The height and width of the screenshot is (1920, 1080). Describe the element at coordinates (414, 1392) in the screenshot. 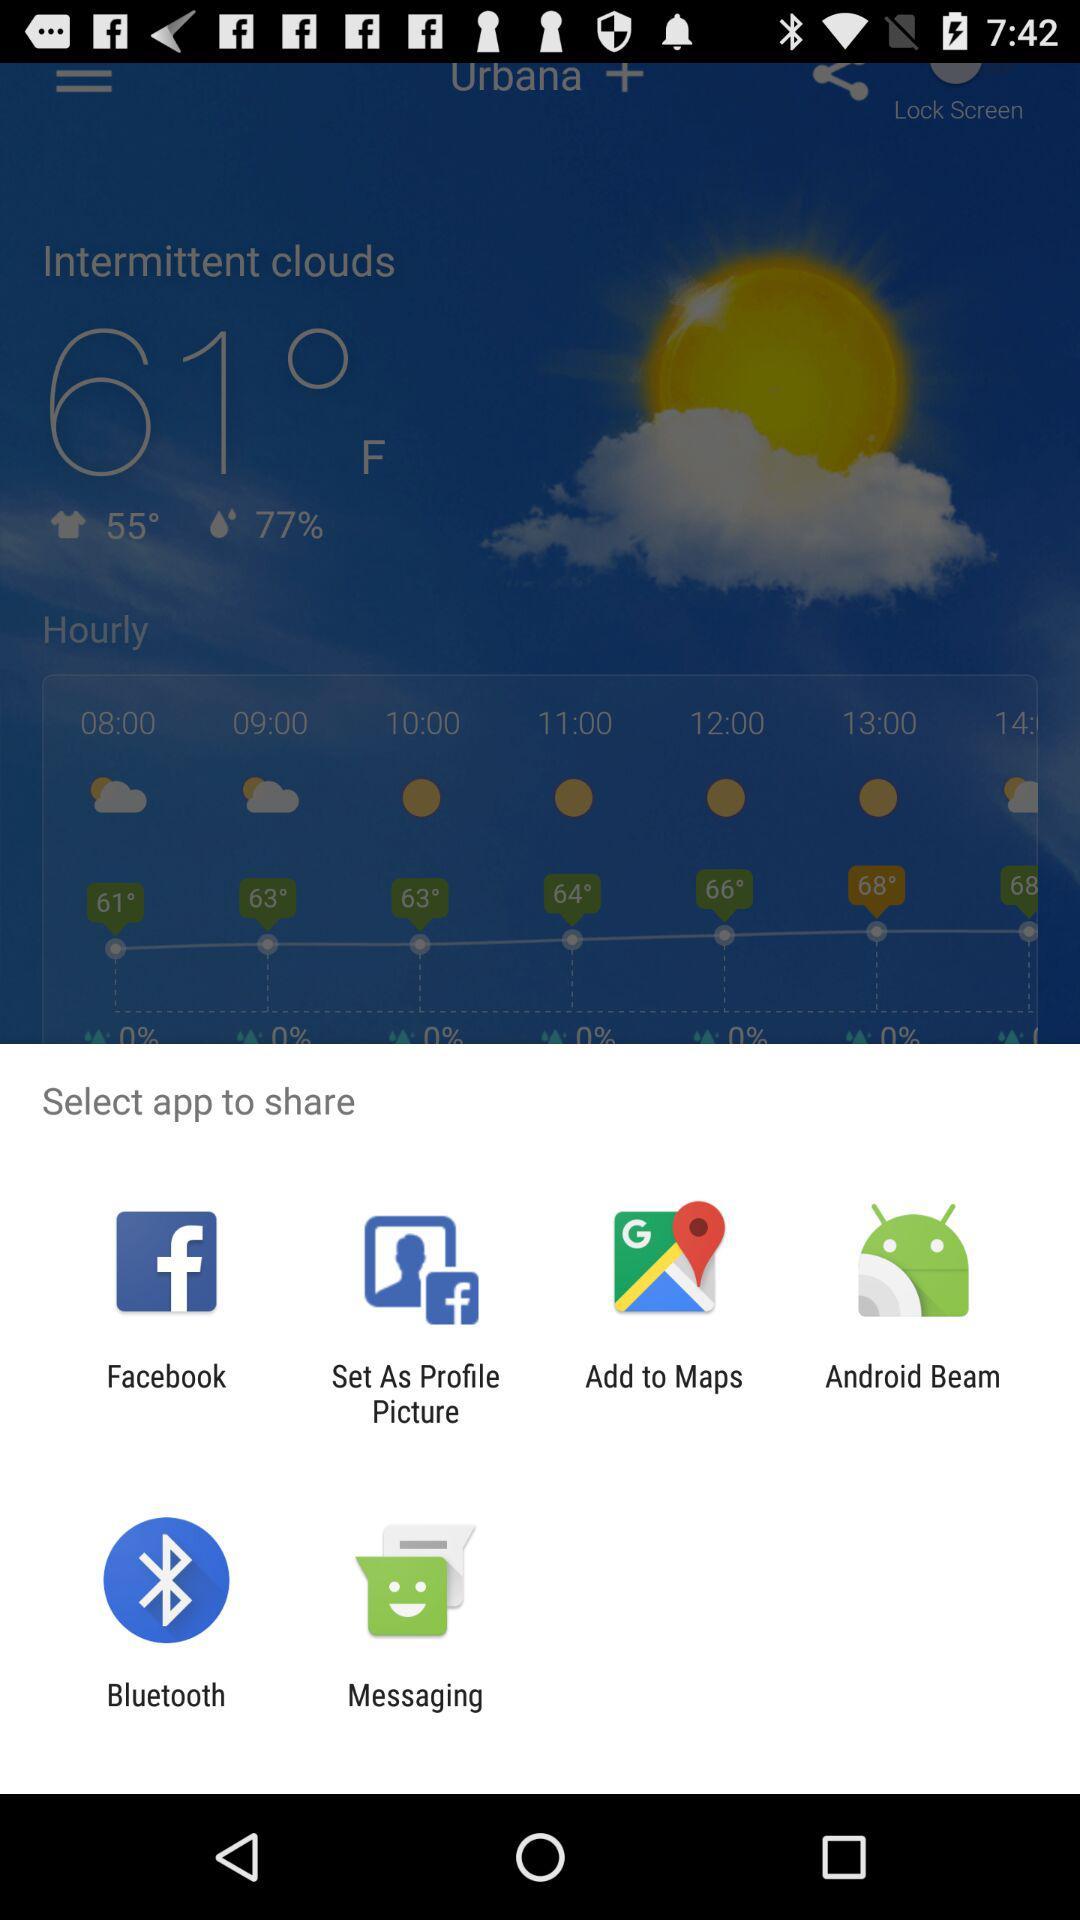

I see `set as profile icon` at that location.